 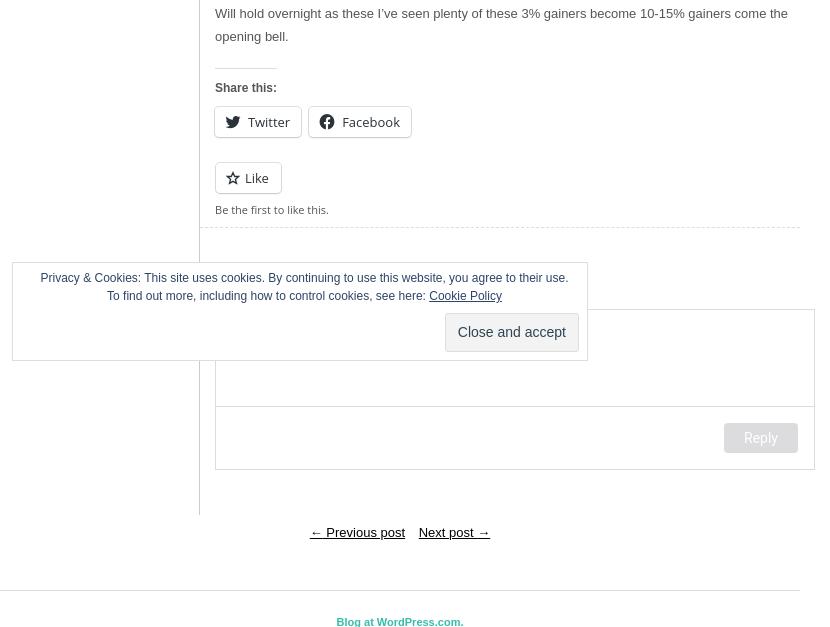 What do you see at coordinates (213, 291) in the screenshot?
I see `'Leave a Reply'` at bounding box center [213, 291].